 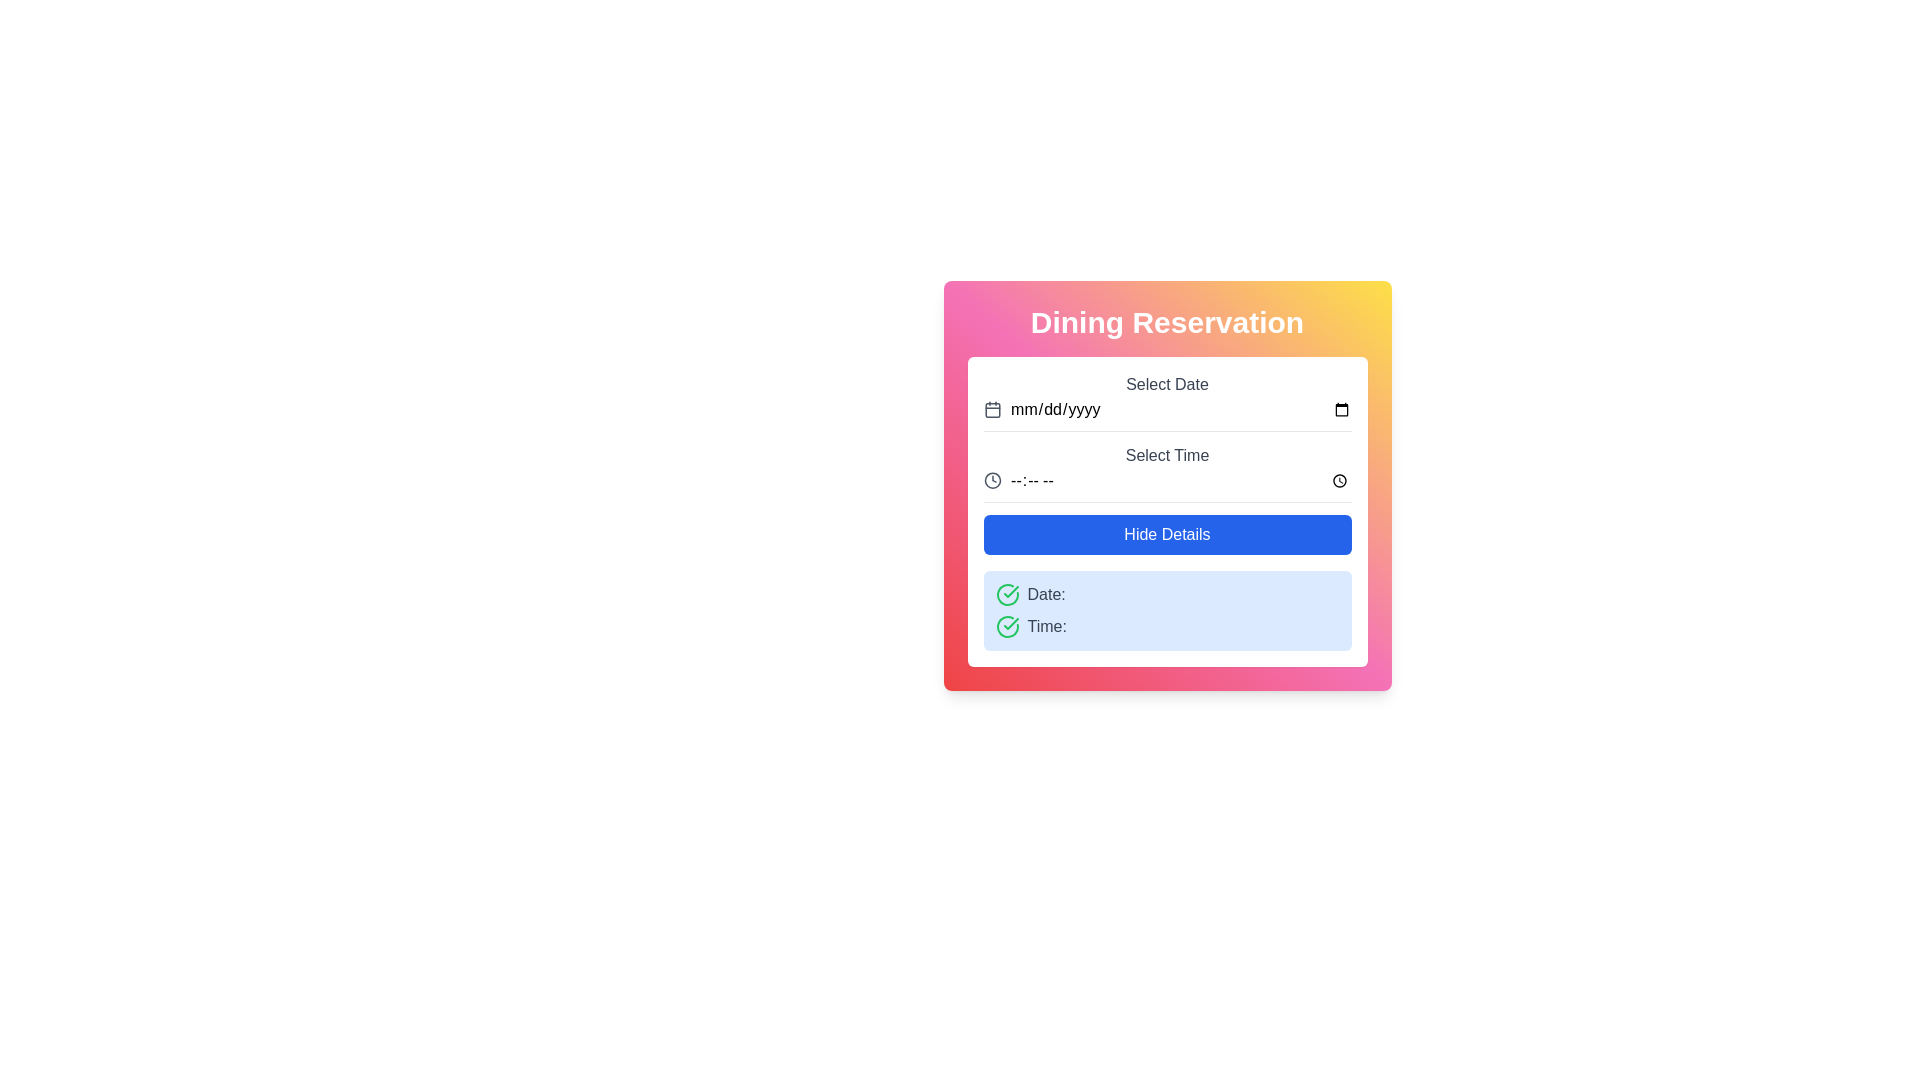 What do you see at coordinates (1167, 626) in the screenshot?
I see `the text label 'Time:' in the second row of the light blue rounded card that contains a green checkmark icon` at bounding box center [1167, 626].